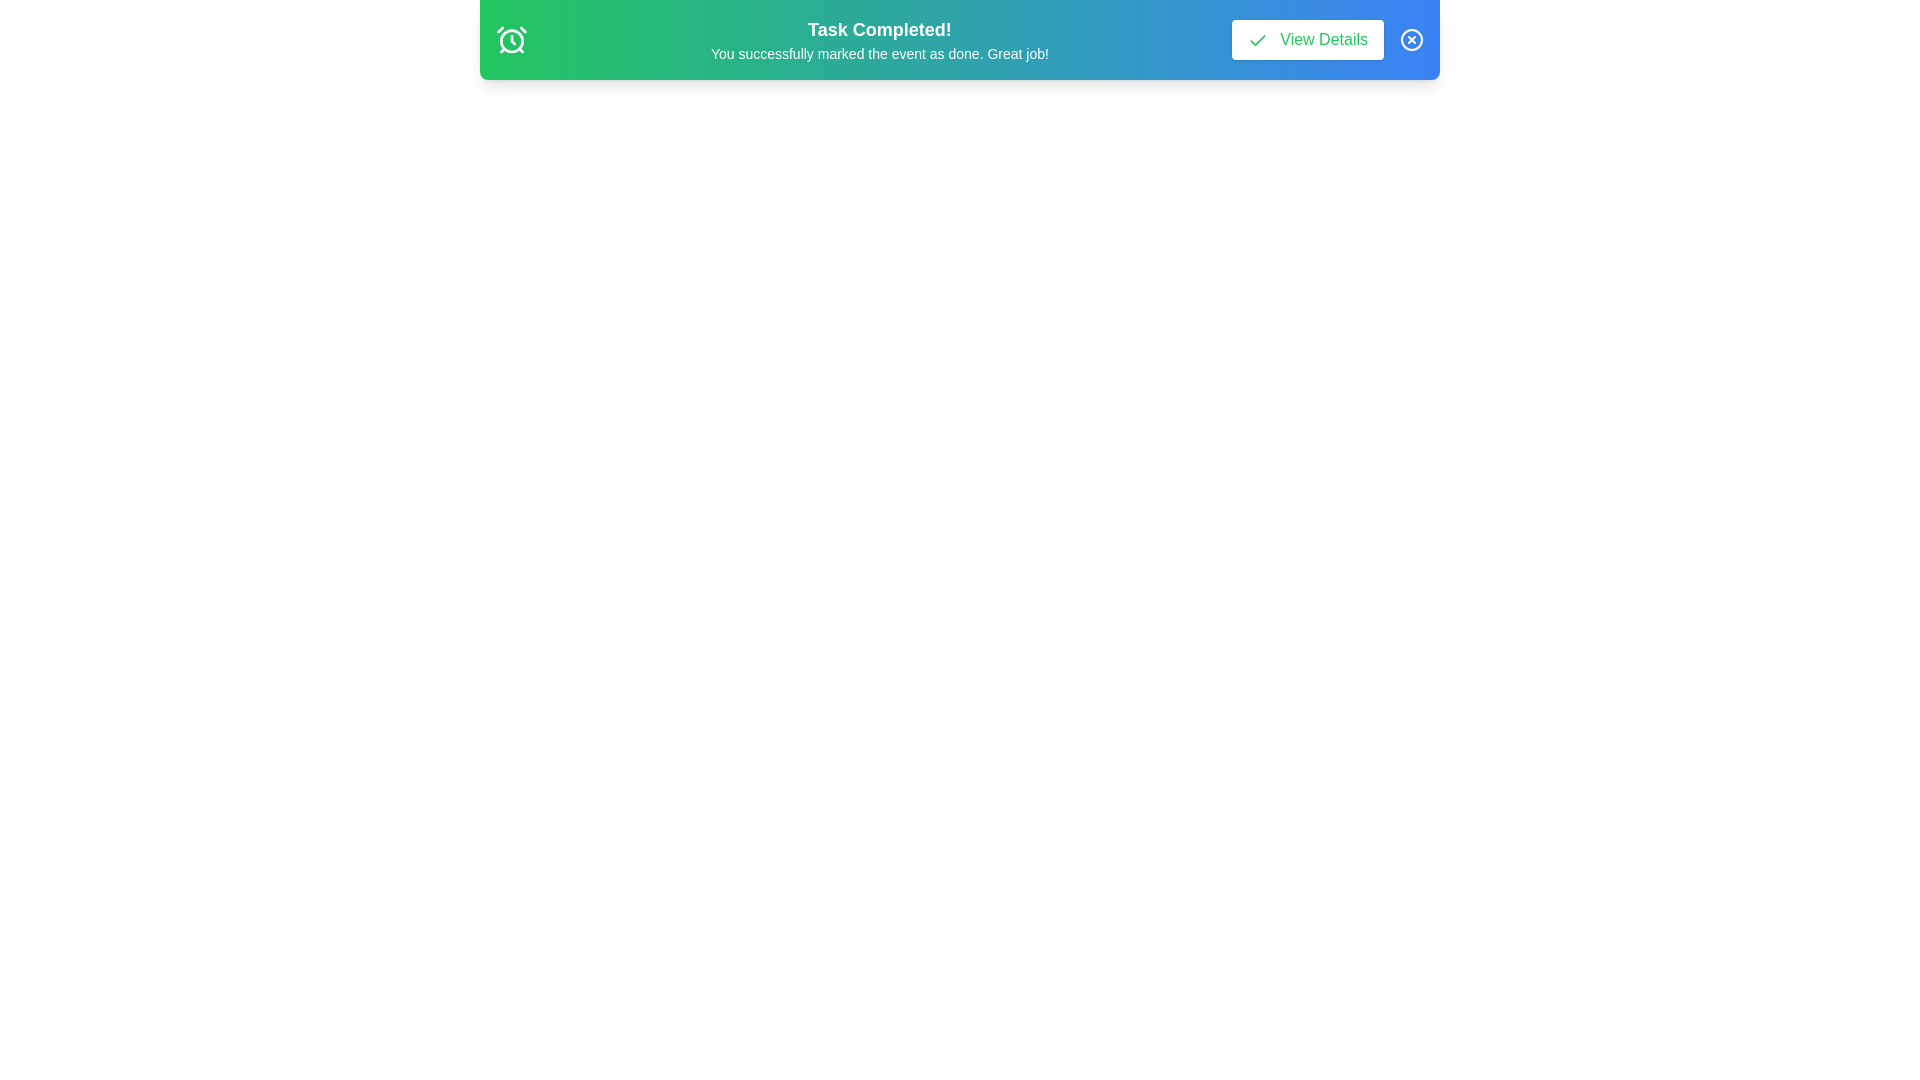  I want to click on the banner element container, so click(960, 39).